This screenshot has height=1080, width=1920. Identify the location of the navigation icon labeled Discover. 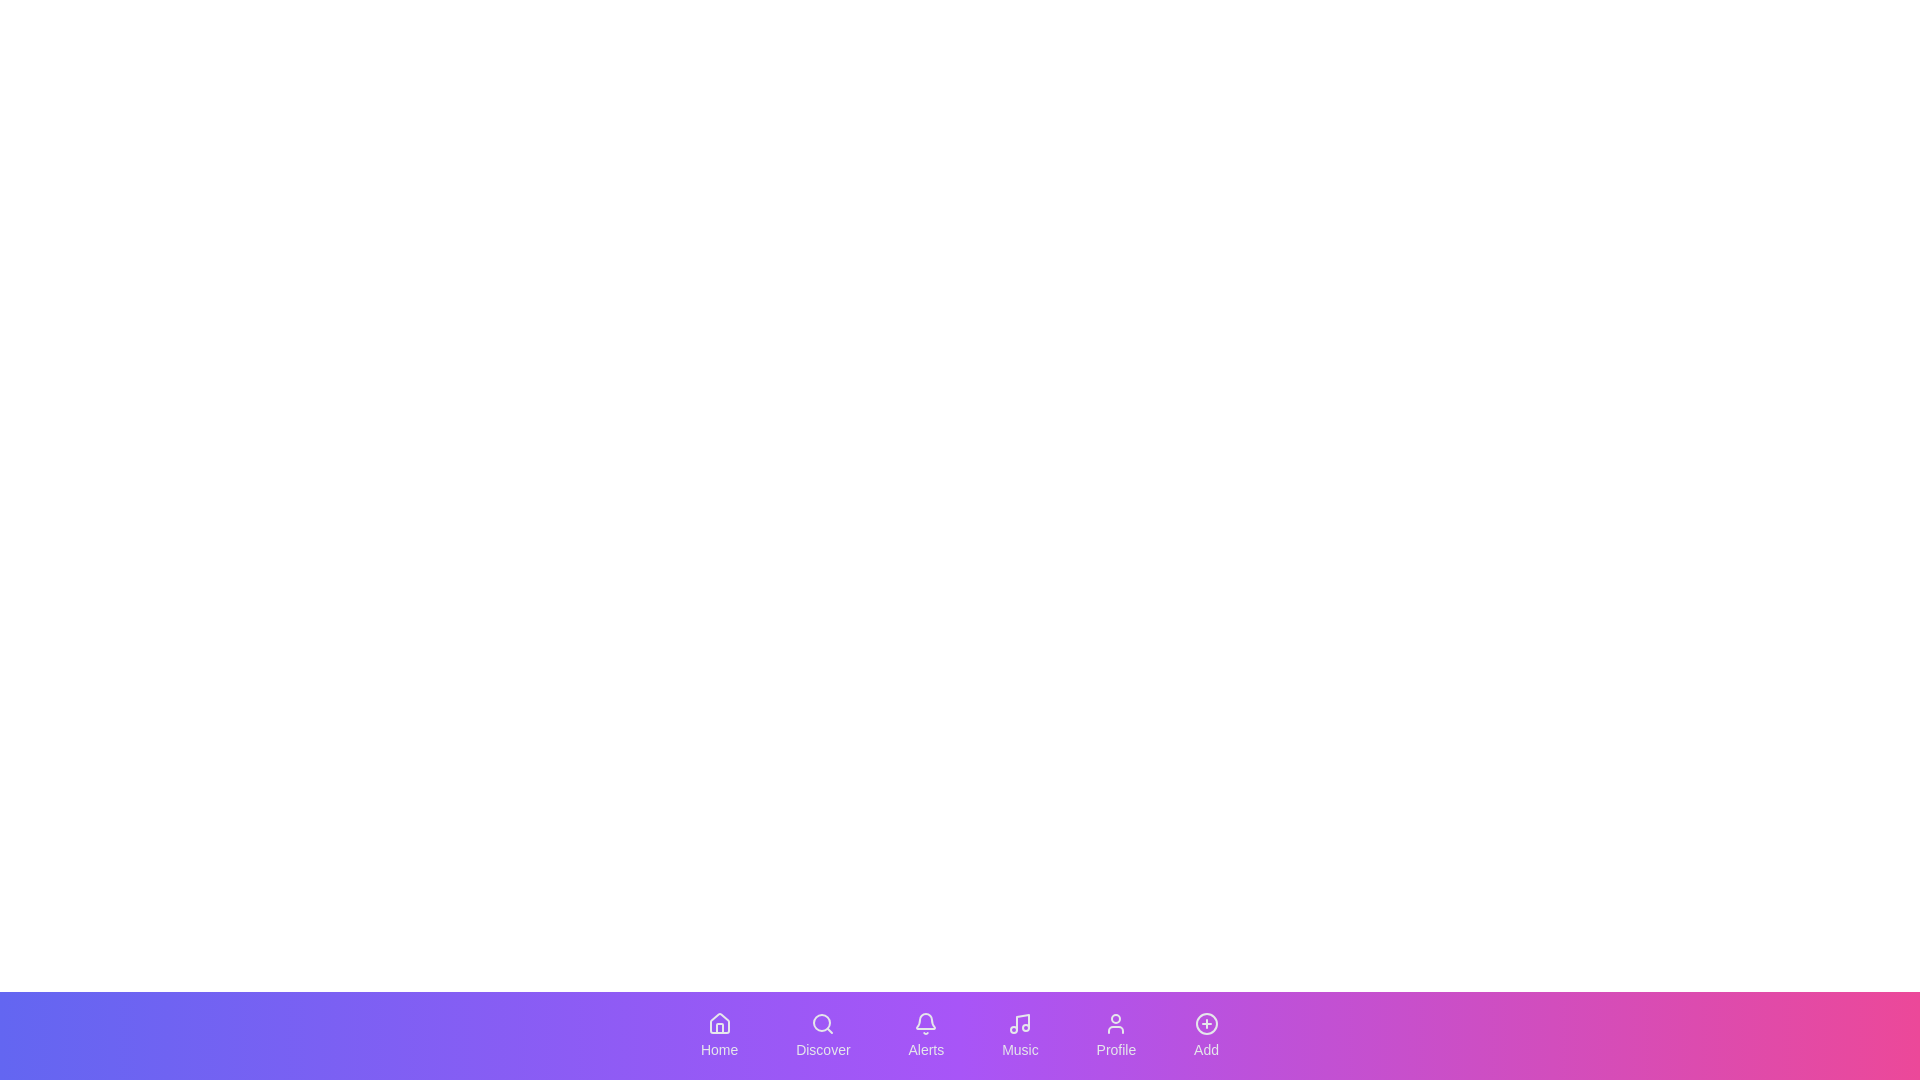
(823, 1035).